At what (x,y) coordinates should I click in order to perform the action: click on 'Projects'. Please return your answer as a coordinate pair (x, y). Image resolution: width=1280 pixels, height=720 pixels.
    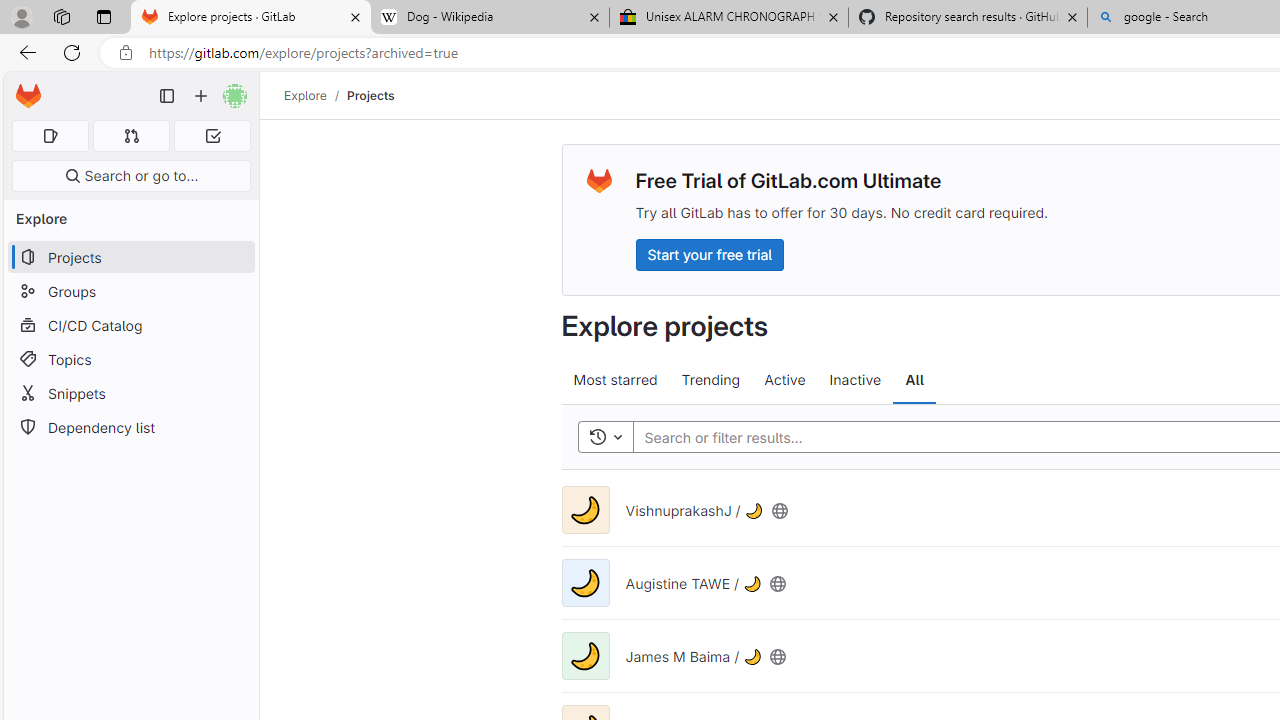
    Looking at the image, I should click on (371, 95).